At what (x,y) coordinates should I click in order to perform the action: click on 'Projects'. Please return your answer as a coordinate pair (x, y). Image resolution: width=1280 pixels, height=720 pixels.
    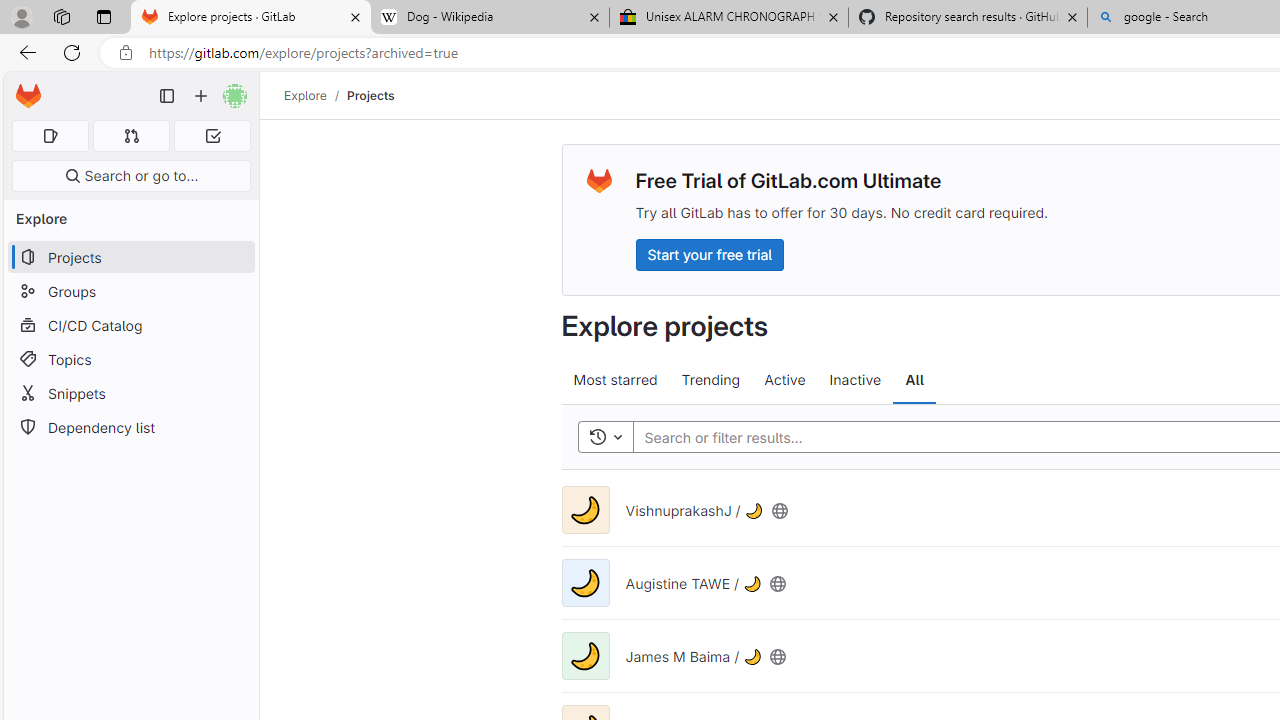
    Looking at the image, I should click on (371, 95).